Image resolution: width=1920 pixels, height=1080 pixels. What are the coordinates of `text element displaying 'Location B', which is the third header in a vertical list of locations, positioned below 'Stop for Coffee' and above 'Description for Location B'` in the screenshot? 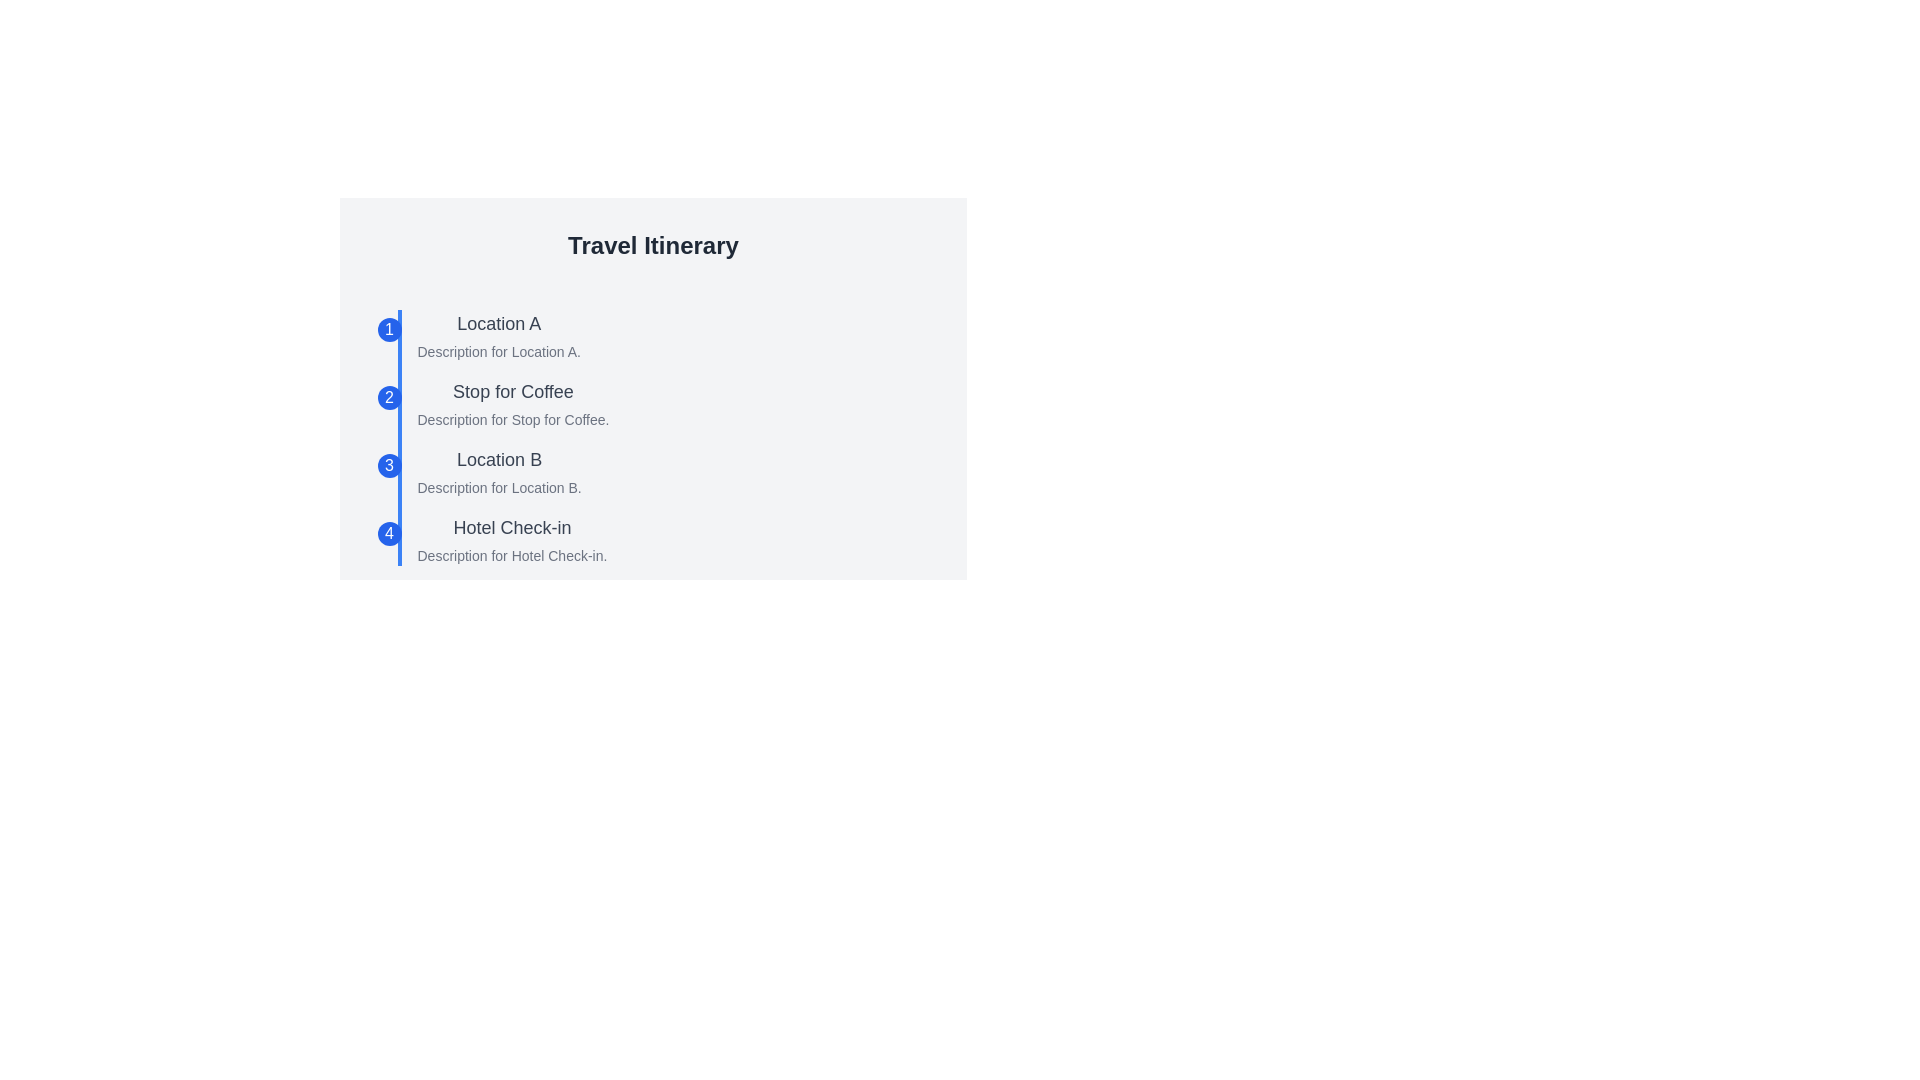 It's located at (499, 459).